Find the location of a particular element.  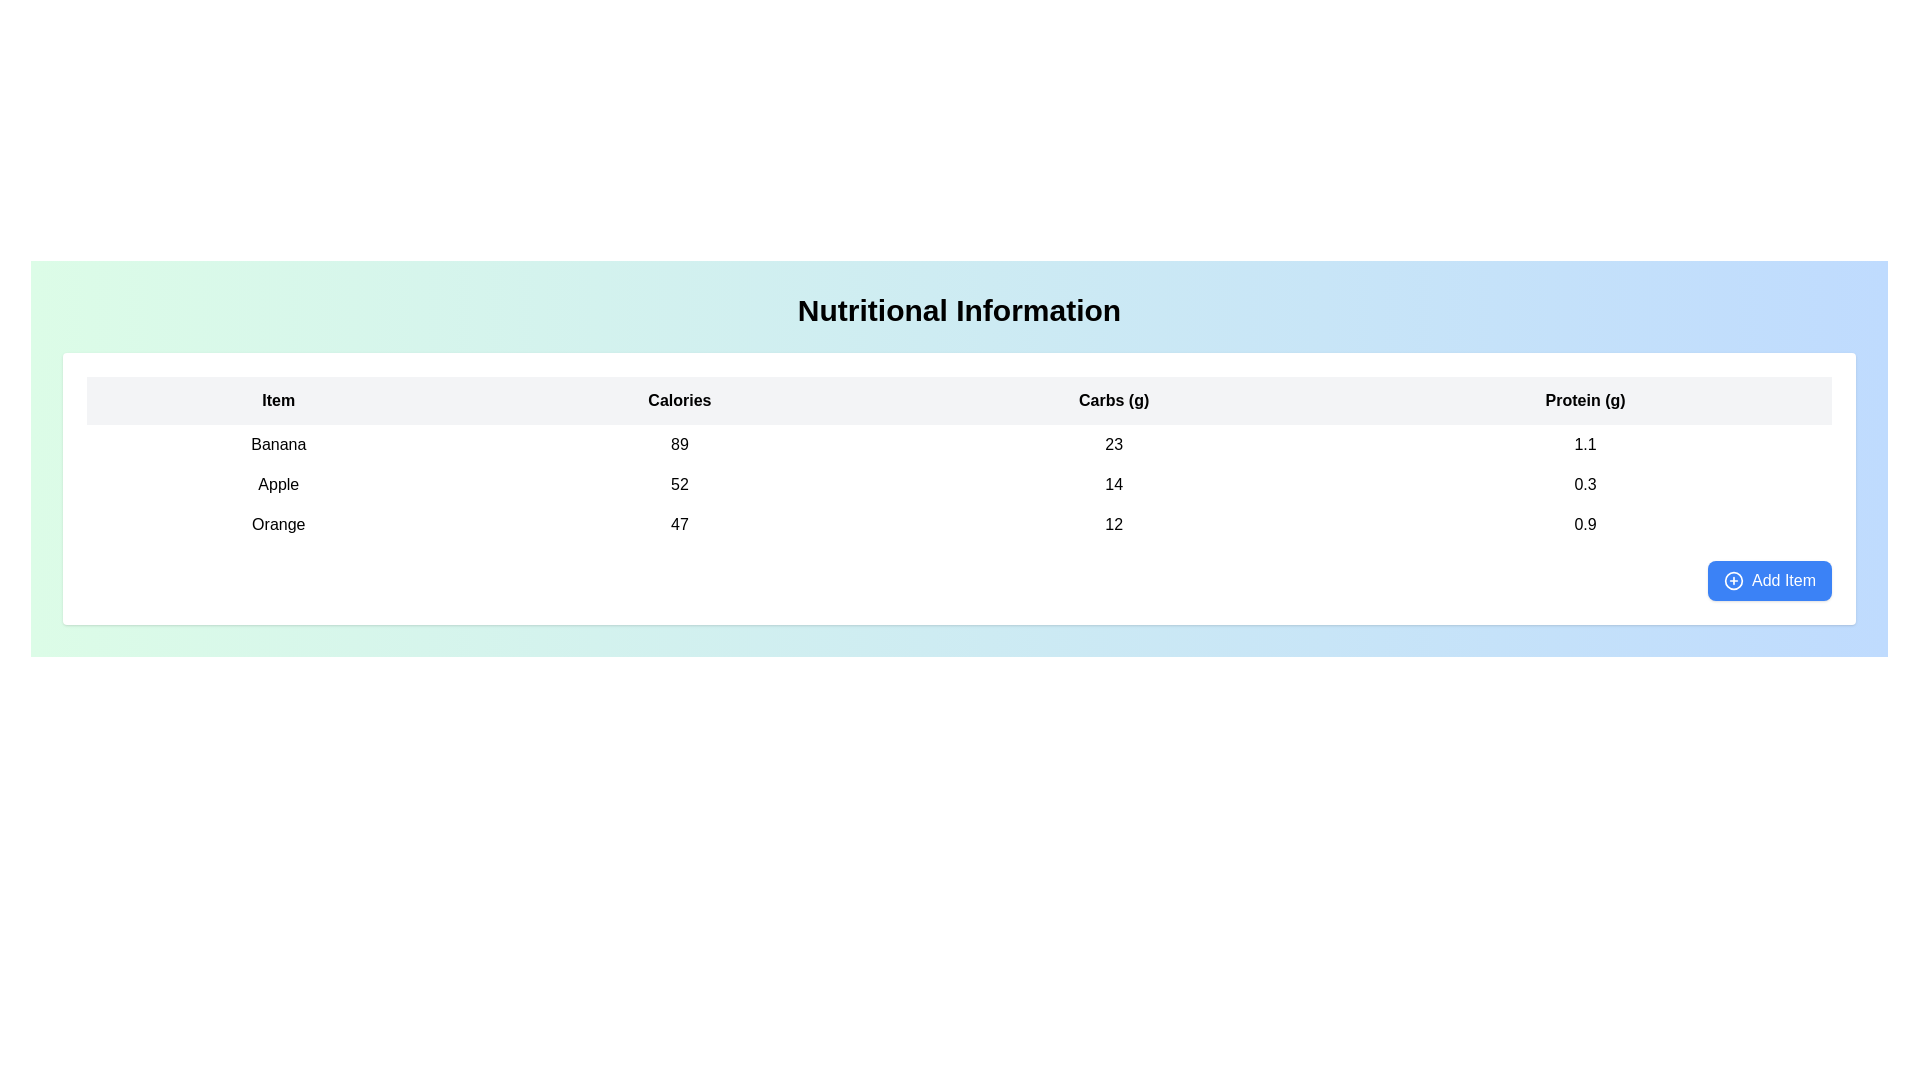

the text label displaying '0.9' in the table corresponding to the item 'Orange', which is aligned with the 'Protein (g)' column is located at coordinates (1584, 523).